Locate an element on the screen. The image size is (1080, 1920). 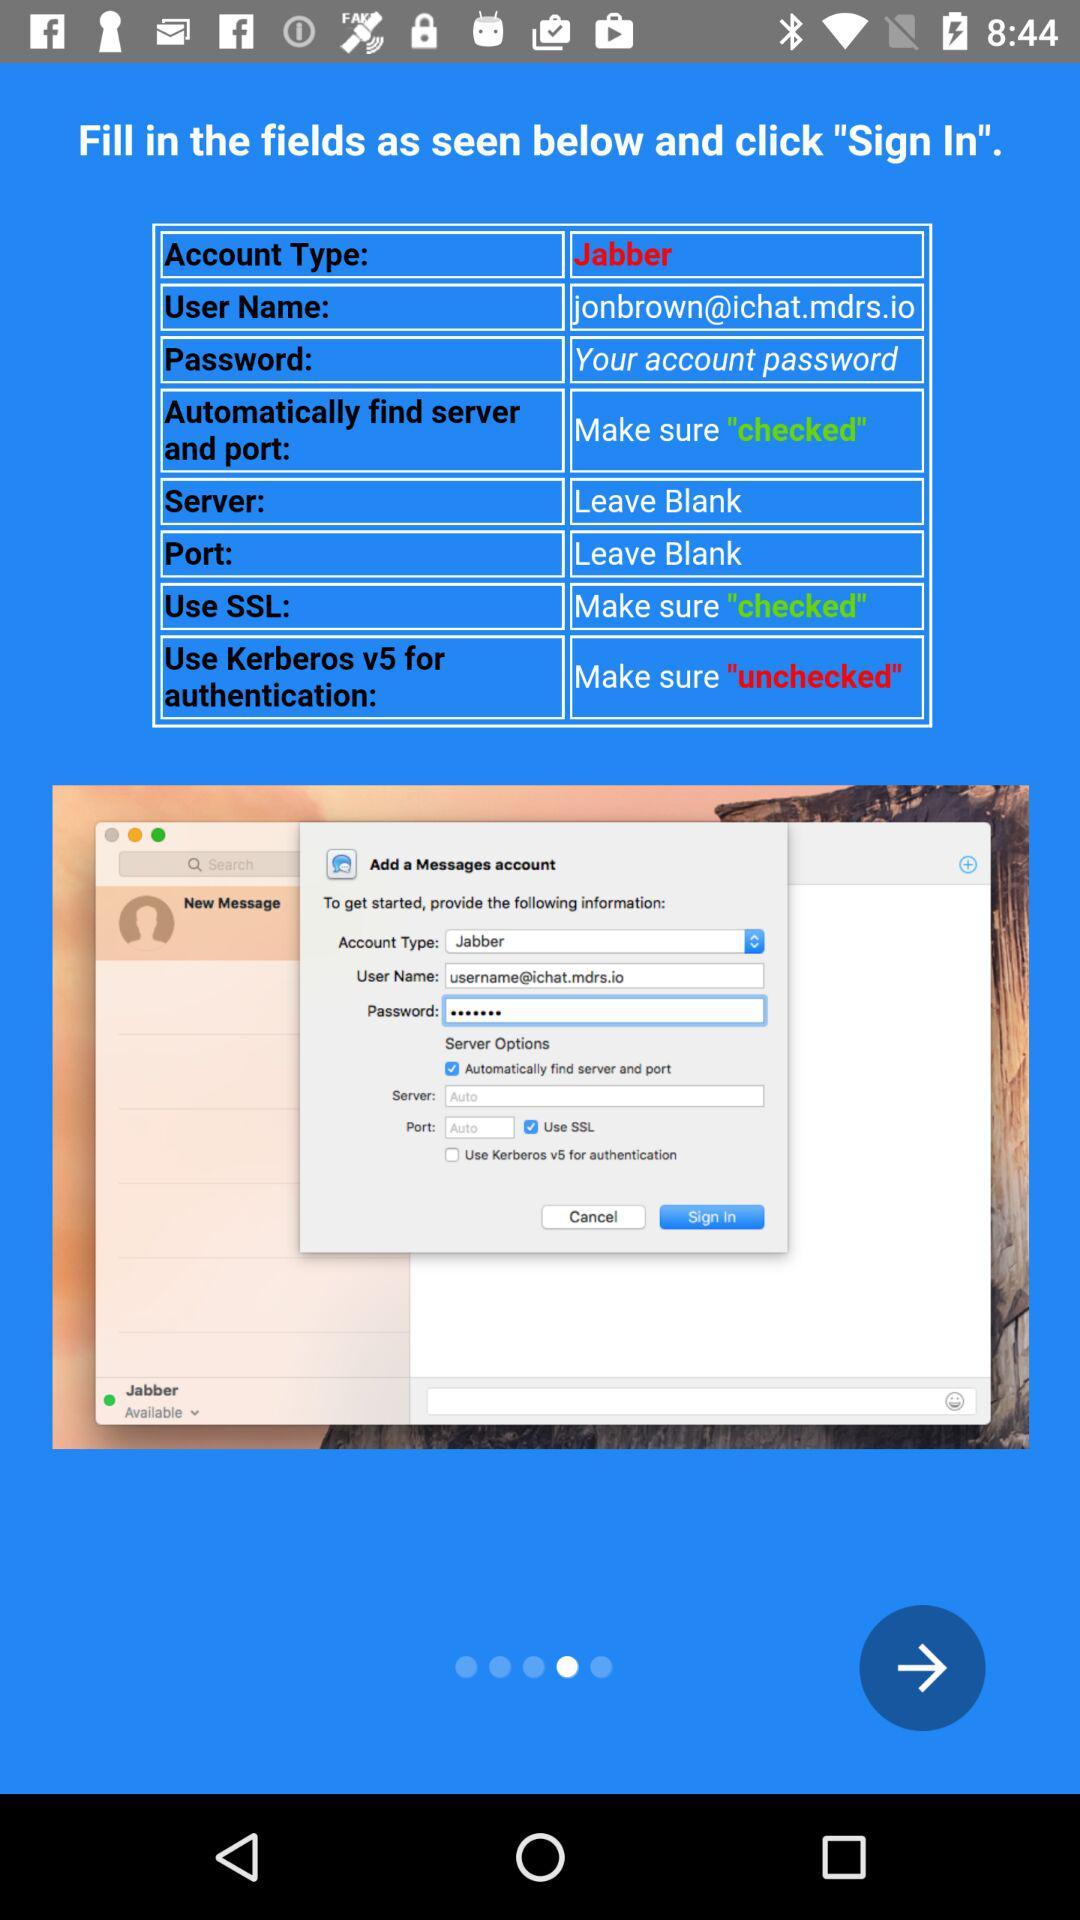
go forward is located at coordinates (922, 1667).